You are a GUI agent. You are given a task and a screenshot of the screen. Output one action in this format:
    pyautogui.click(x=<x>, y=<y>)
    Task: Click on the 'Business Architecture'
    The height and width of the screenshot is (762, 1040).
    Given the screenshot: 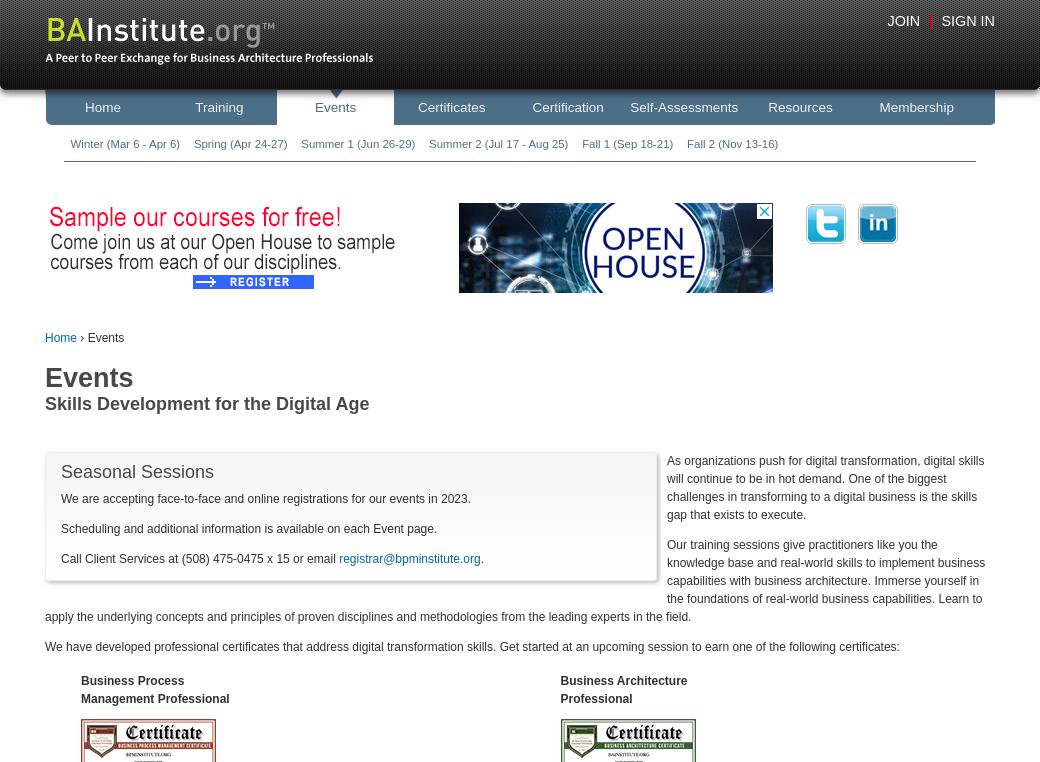 What is the action you would take?
    pyautogui.click(x=559, y=679)
    